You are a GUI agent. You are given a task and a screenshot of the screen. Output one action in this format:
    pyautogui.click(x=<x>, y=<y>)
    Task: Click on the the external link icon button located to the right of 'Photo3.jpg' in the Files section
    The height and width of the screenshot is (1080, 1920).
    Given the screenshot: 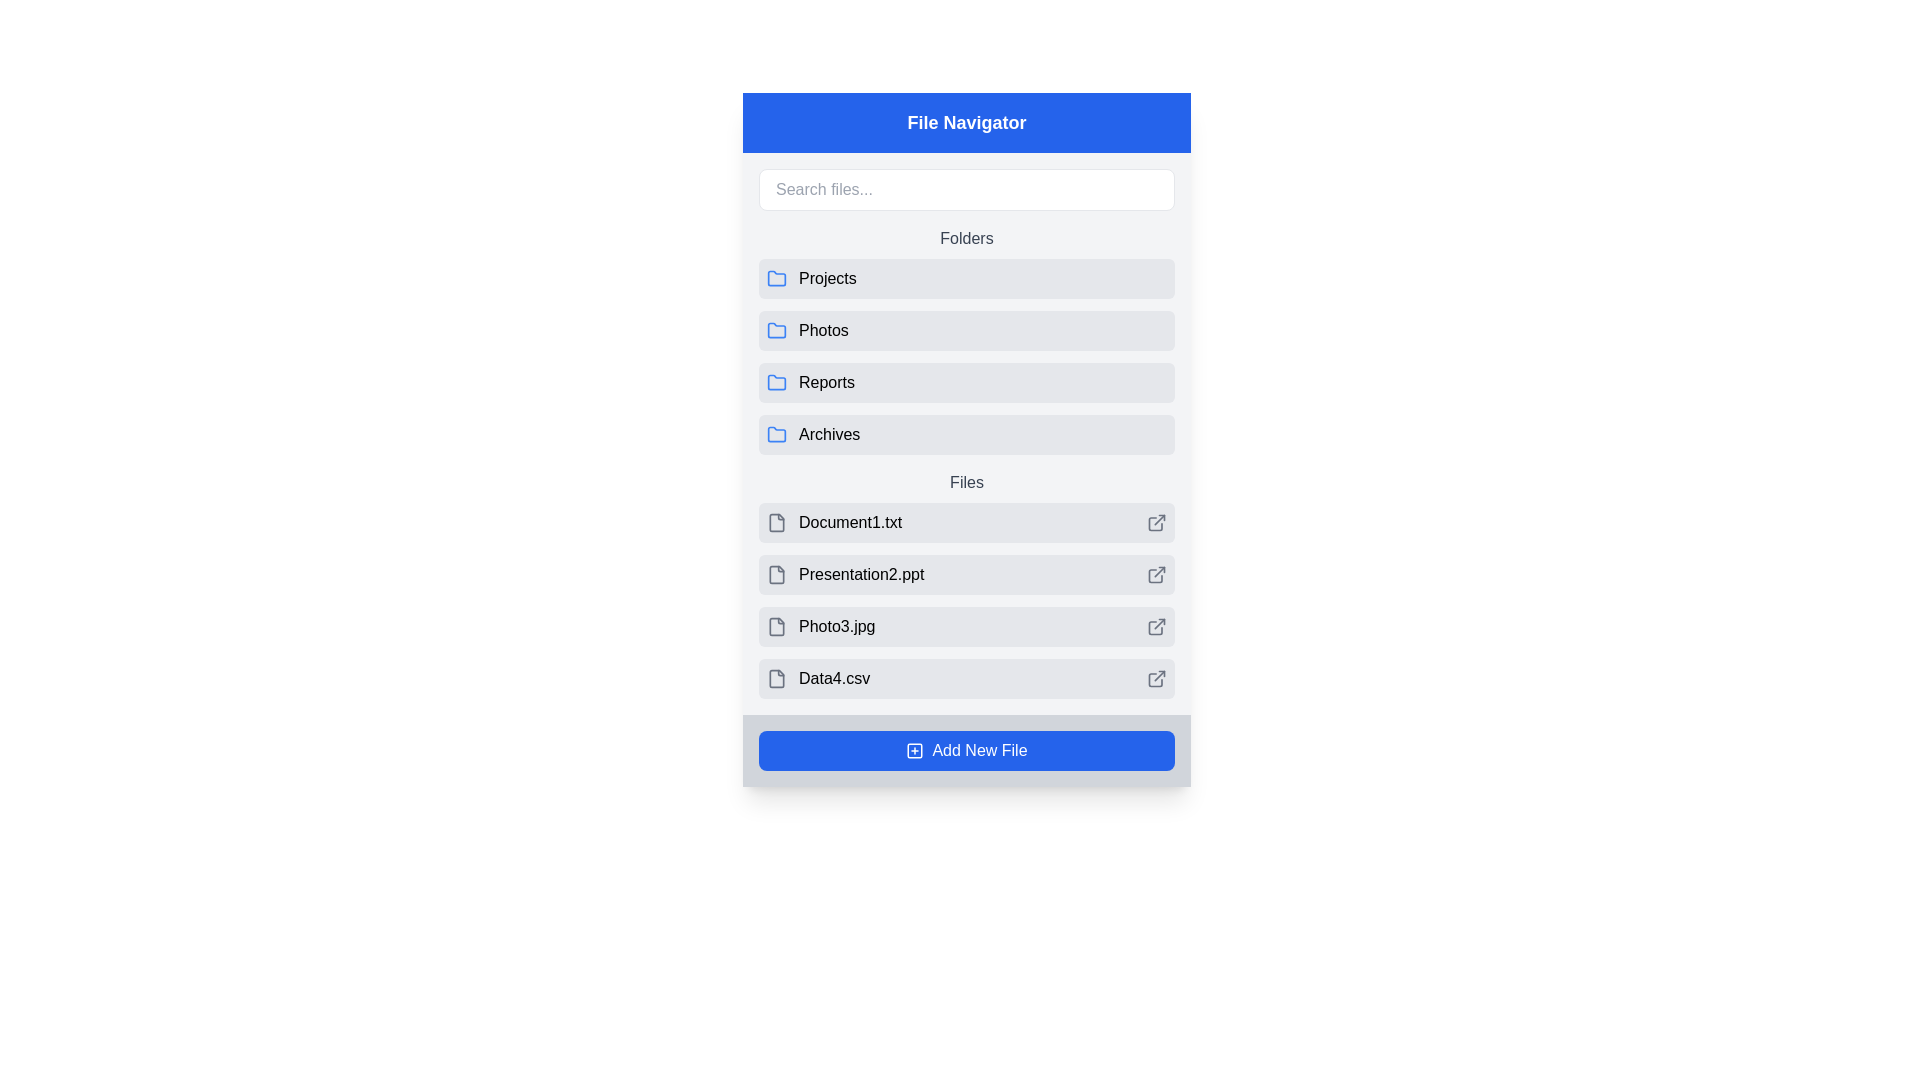 What is the action you would take?
    pyautogui.click(x=1156, y=626)
    